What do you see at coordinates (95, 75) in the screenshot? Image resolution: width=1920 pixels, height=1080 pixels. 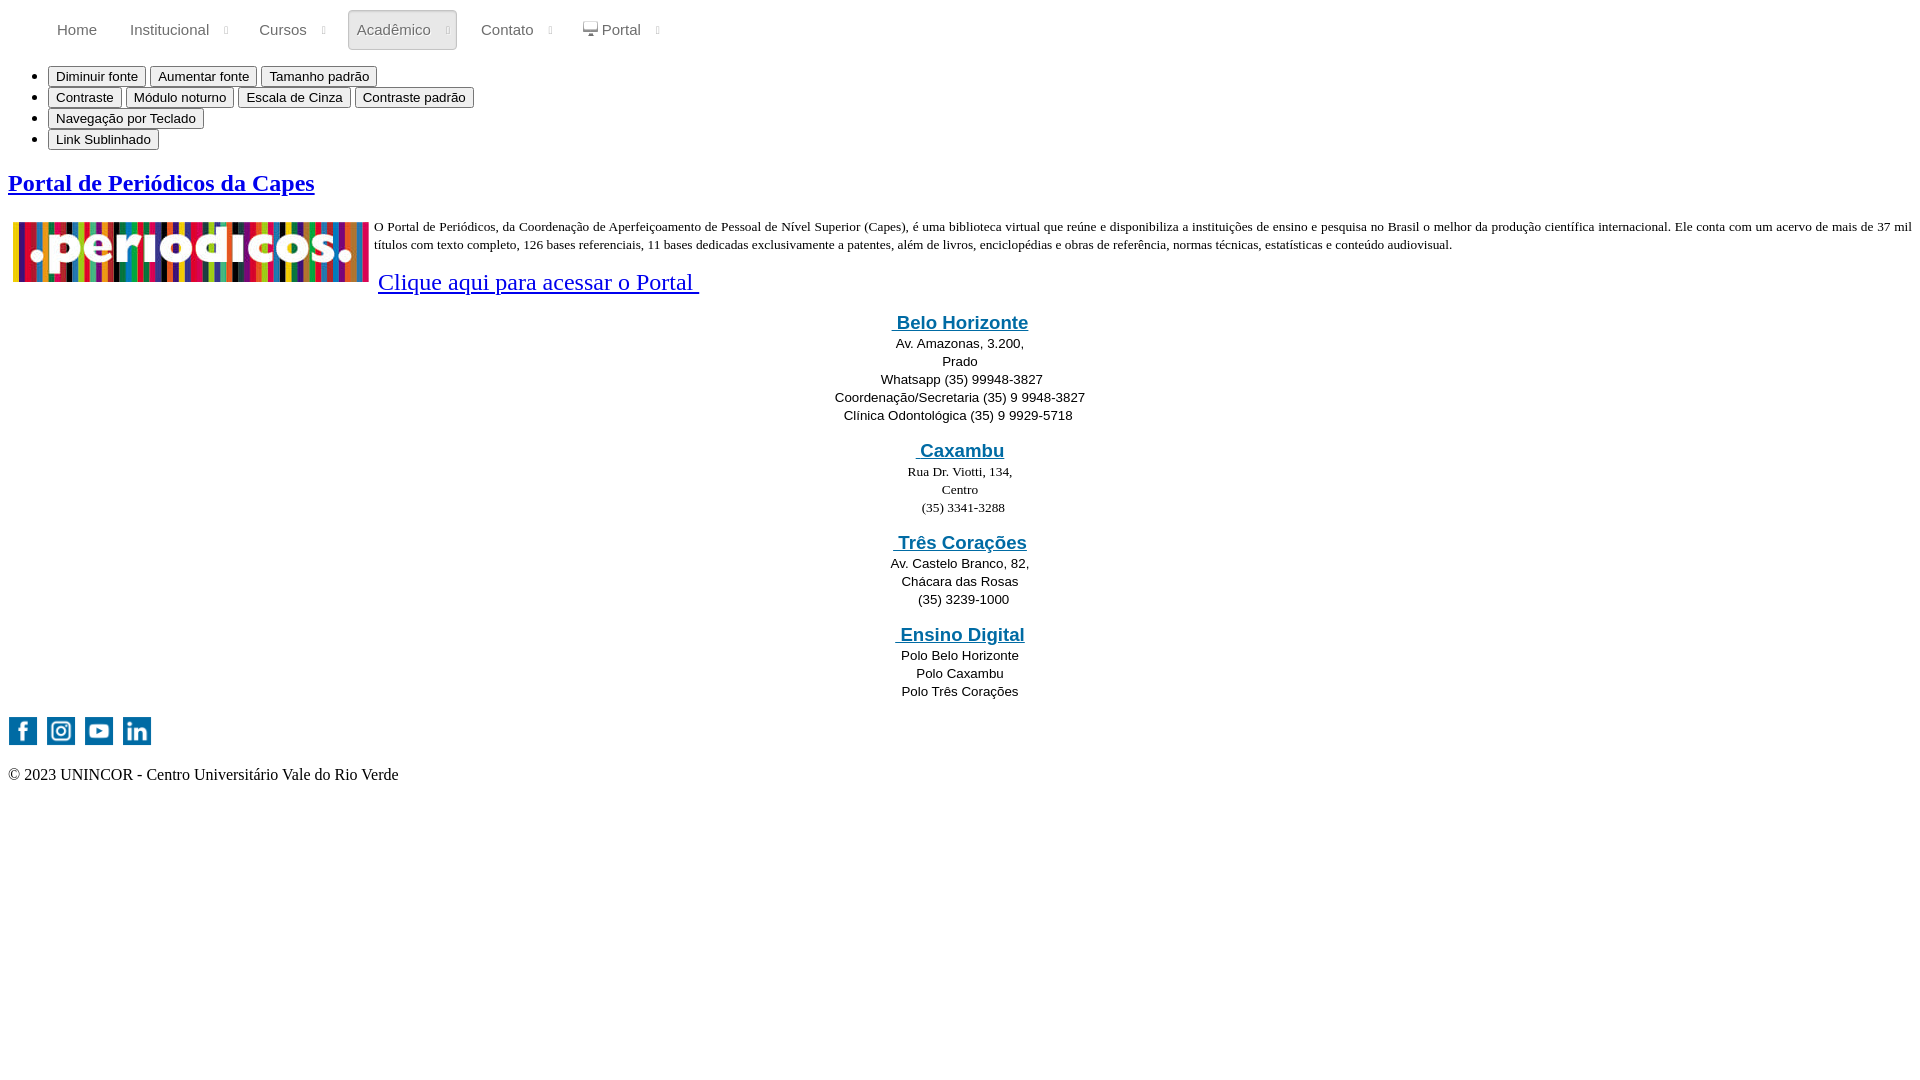 I see `'Diminuir fonte'` at bounding box center [95, 75].